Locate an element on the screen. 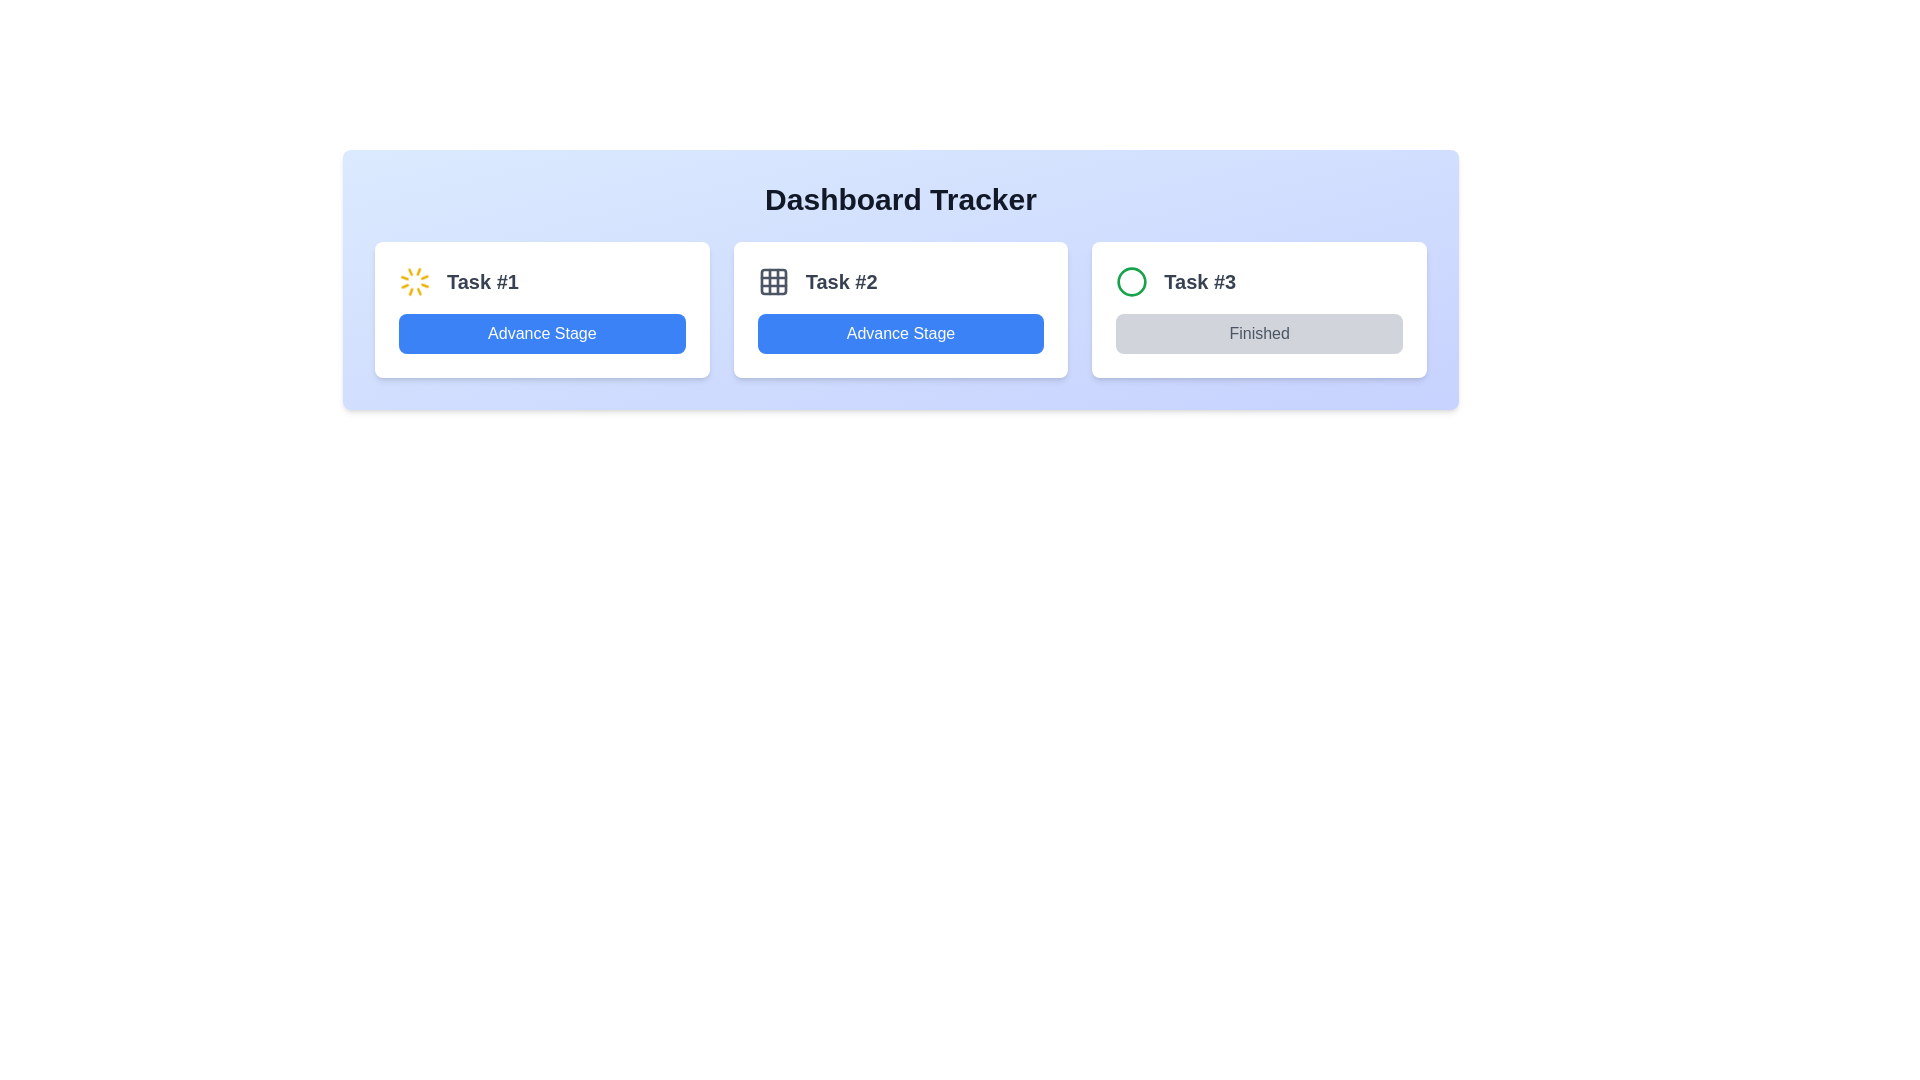 This screenshot has height=1080, width=1920. the text label displaying 'Task #1' which is prominently styled in a bold, large font with a grayish color, located within the first card on the dashboard is located at coordinates (482, 281).